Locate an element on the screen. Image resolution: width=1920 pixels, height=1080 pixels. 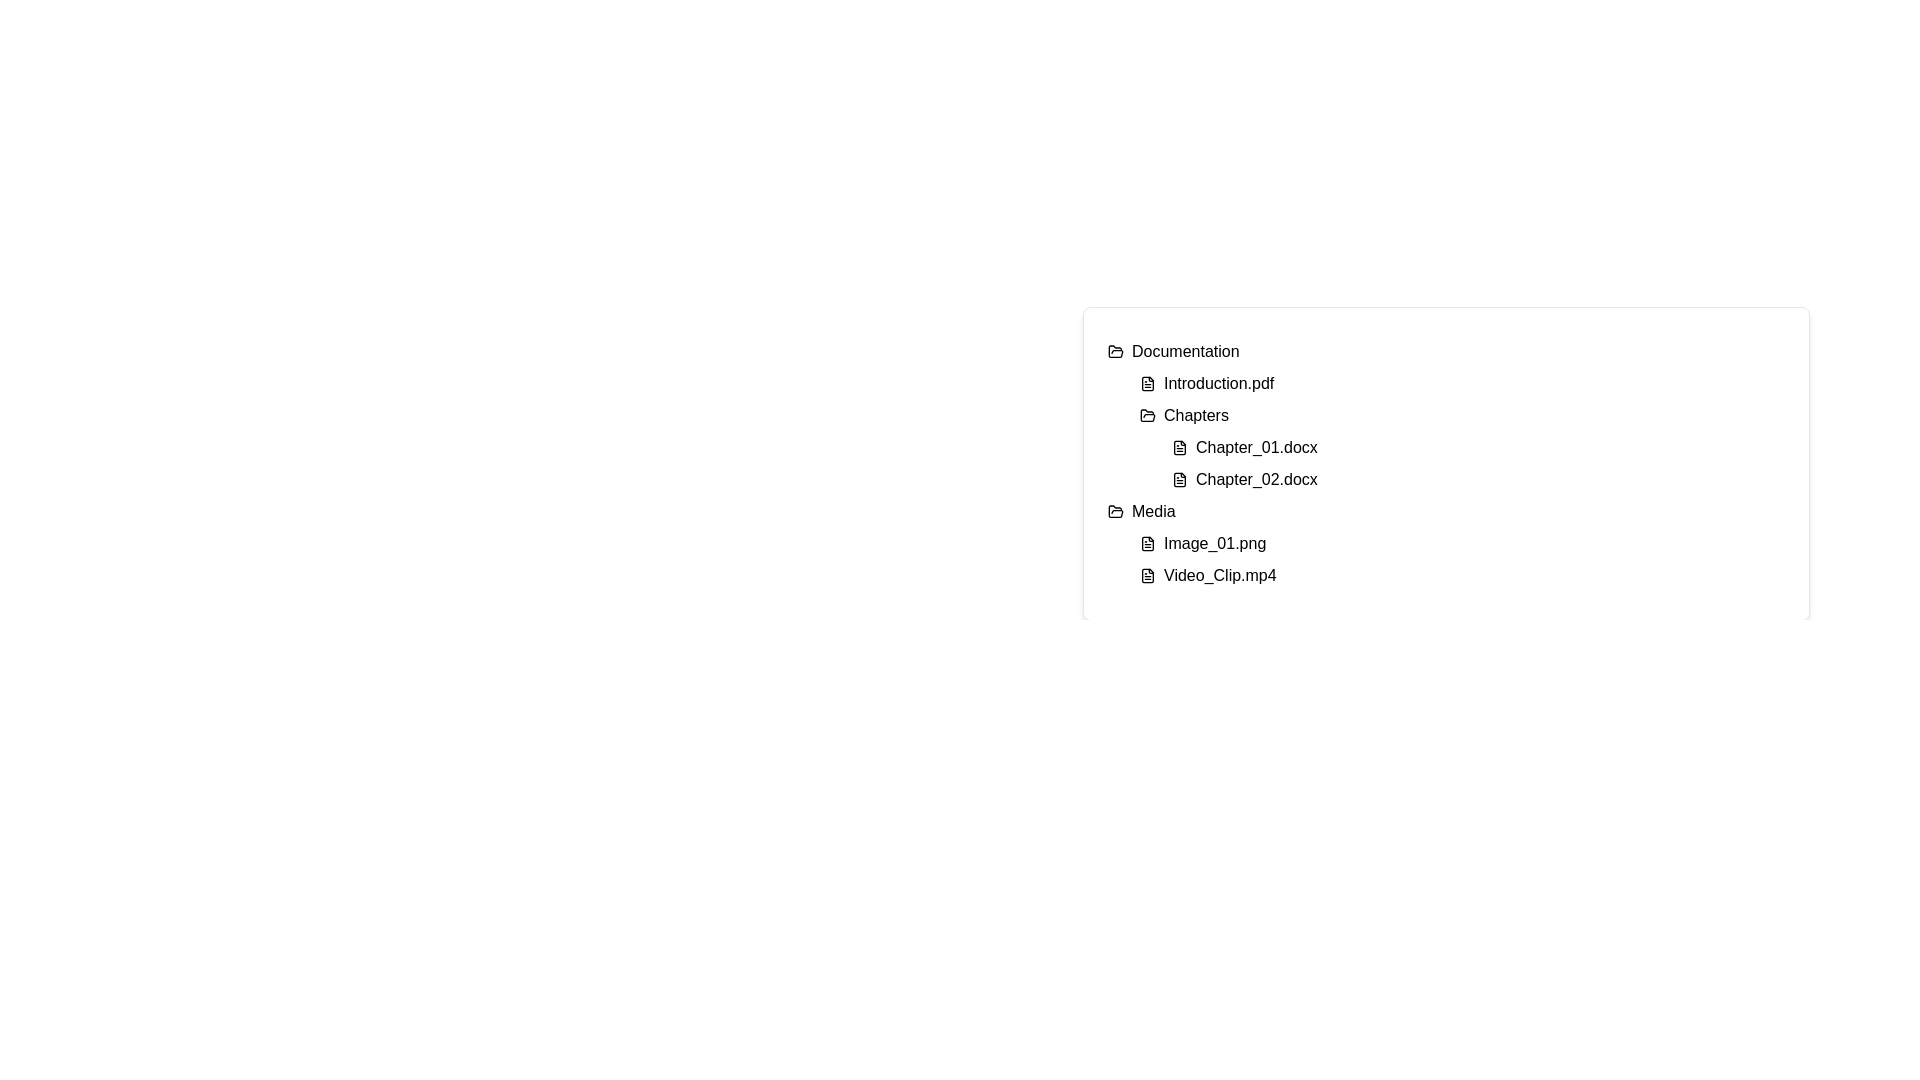
the text label representing the file named 'Introduction.pdf' located under the 'Documentation' folder is located at coordinates (1218, 384).